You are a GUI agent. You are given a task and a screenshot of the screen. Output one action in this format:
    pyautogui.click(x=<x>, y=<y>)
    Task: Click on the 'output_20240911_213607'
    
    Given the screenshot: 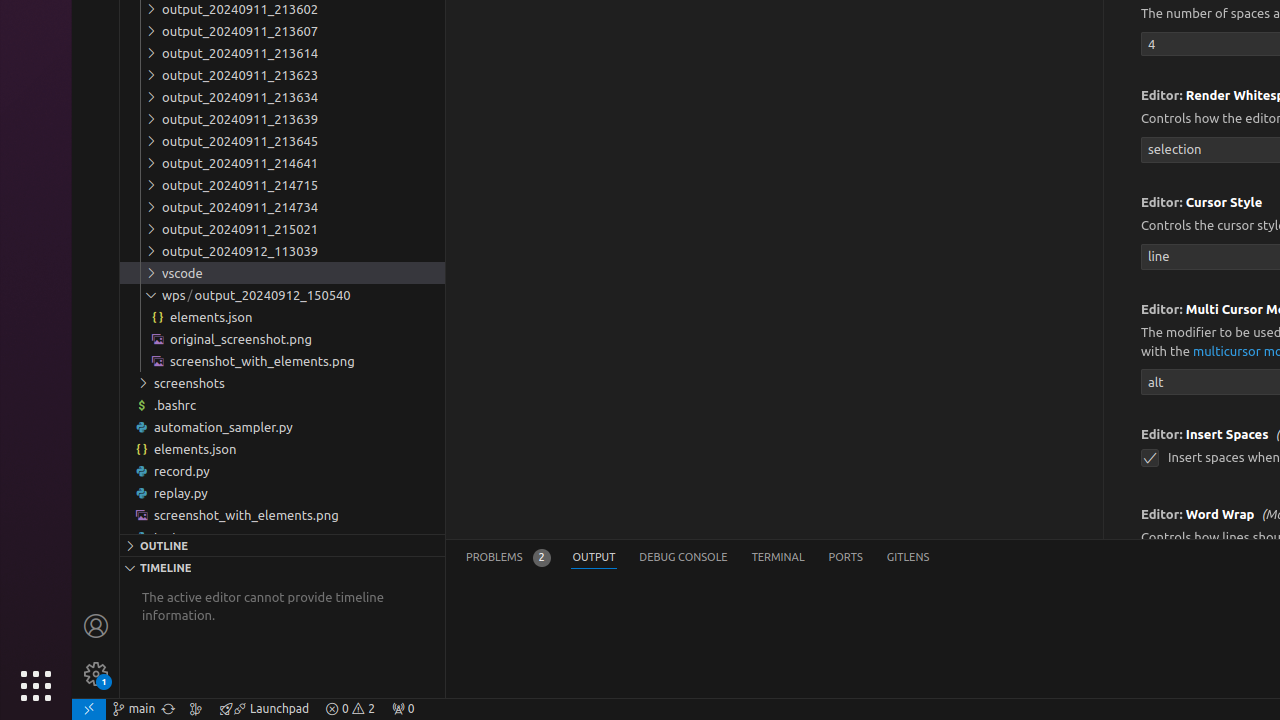 What is the action you would take?
    pyautogui.click(x=281, y=31)
    